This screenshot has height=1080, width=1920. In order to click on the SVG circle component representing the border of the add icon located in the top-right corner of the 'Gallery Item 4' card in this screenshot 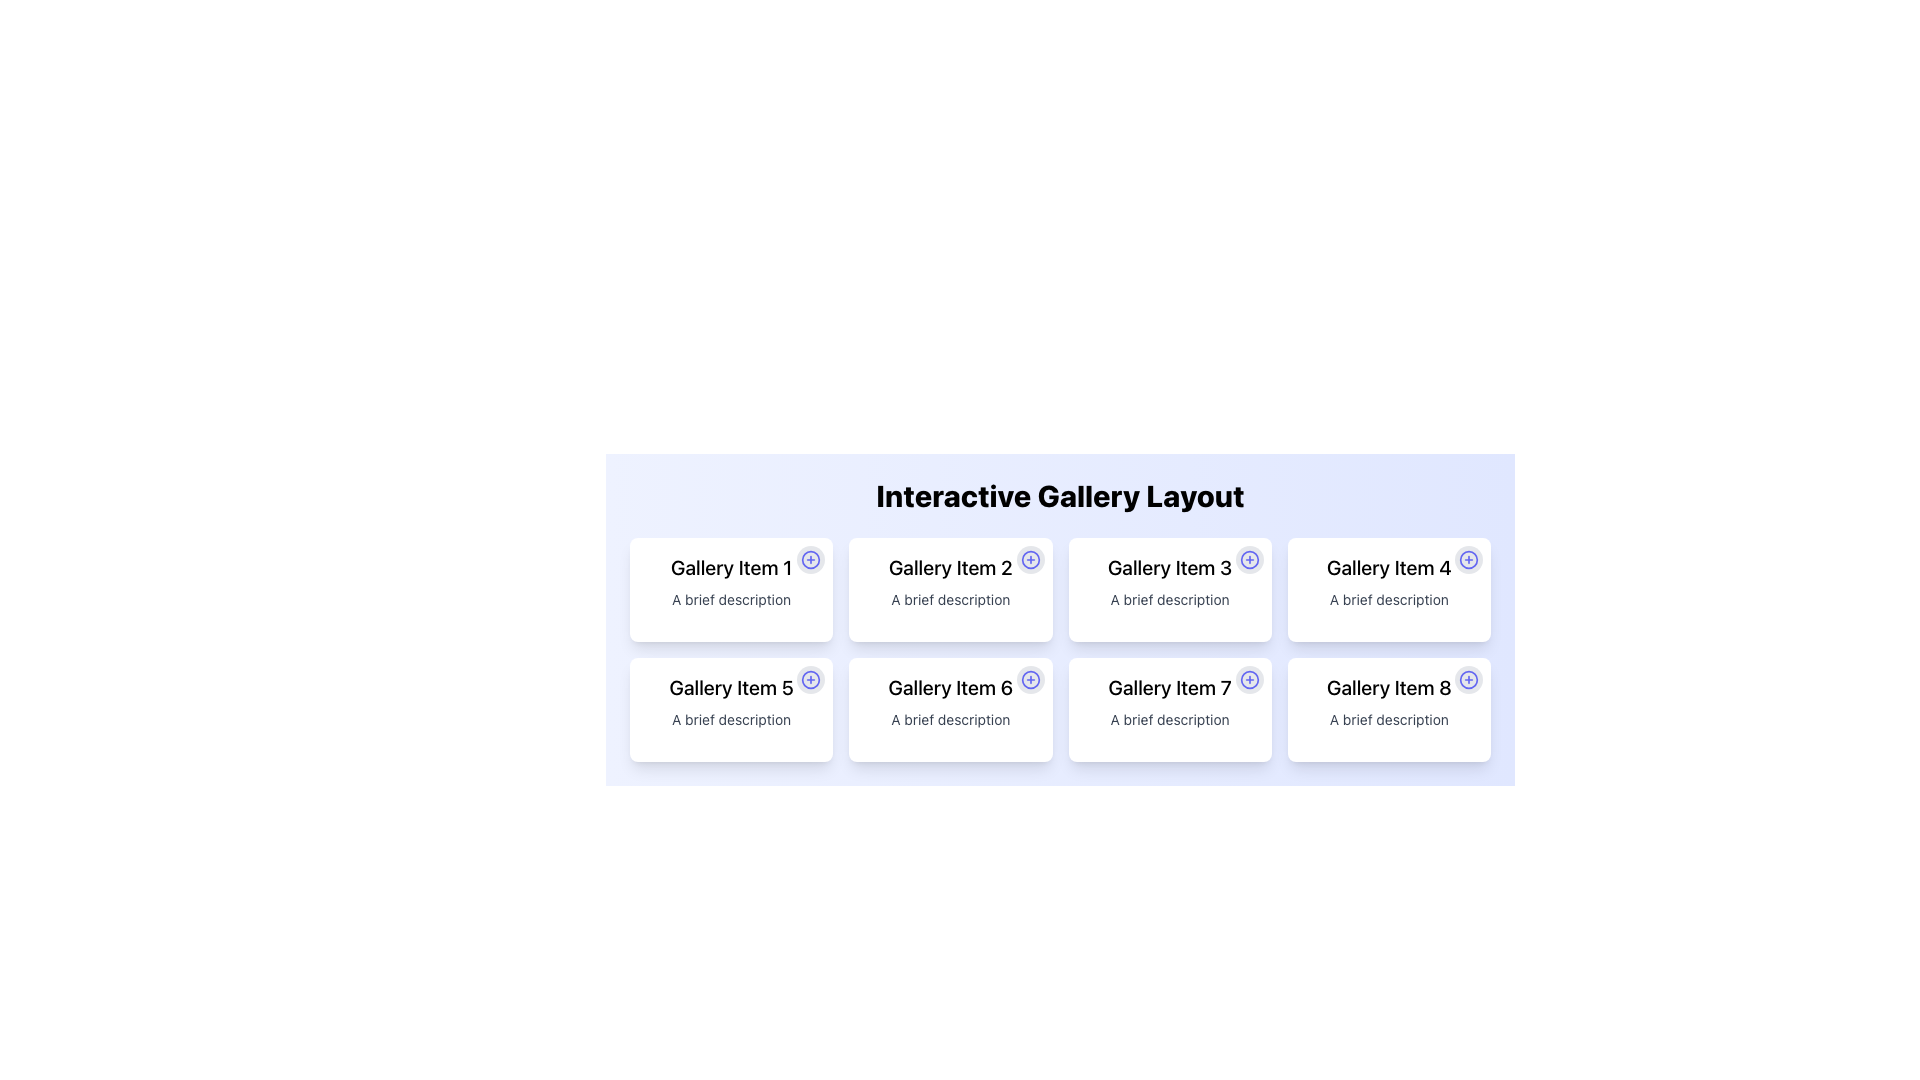, I will do `click(1468, 559)`.